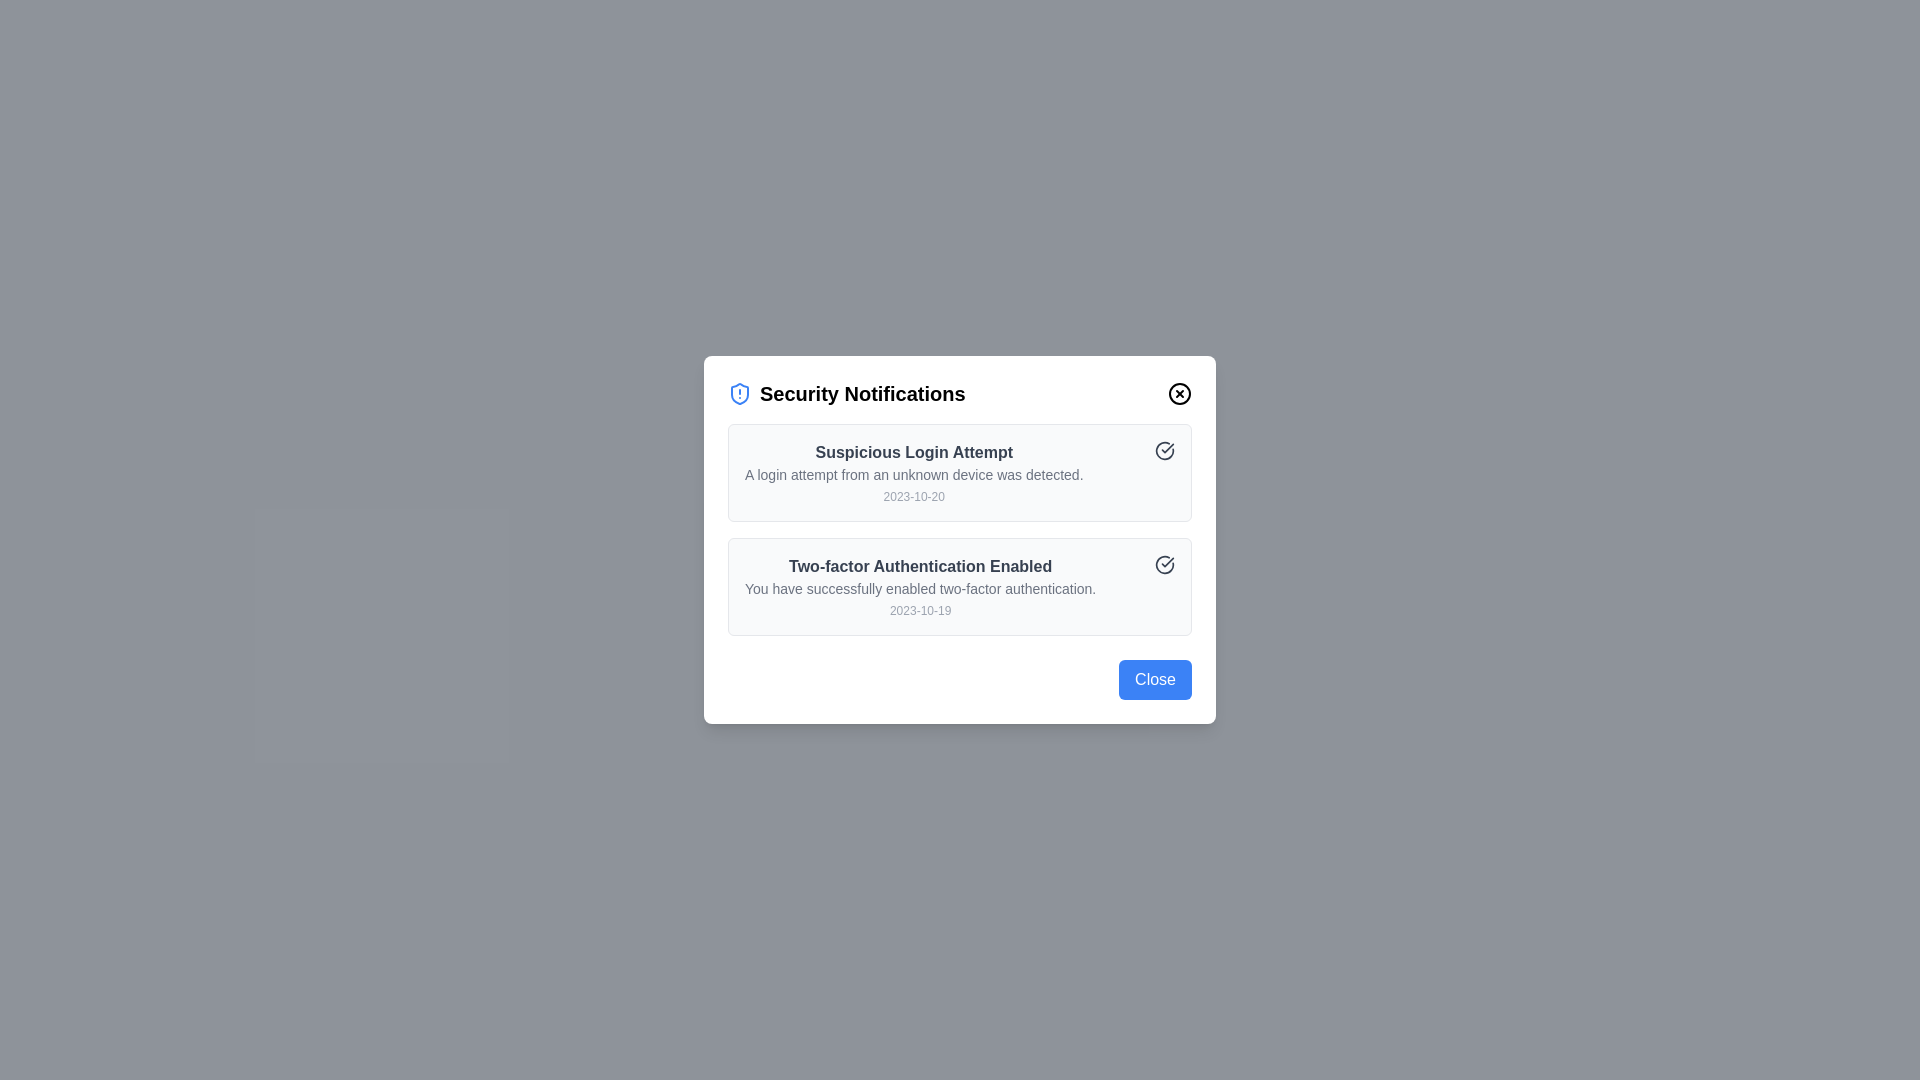 The width and height of the screenshot is (1920, 1080). What do you see at coordinates (919, 588) in the screenshot?
I see `the static text block displaying the message 'You have successfully enabled two-factor authentication.' which is located below the title 'Two-factor Authentication Enabled.'` at bounding box center [919, 588].